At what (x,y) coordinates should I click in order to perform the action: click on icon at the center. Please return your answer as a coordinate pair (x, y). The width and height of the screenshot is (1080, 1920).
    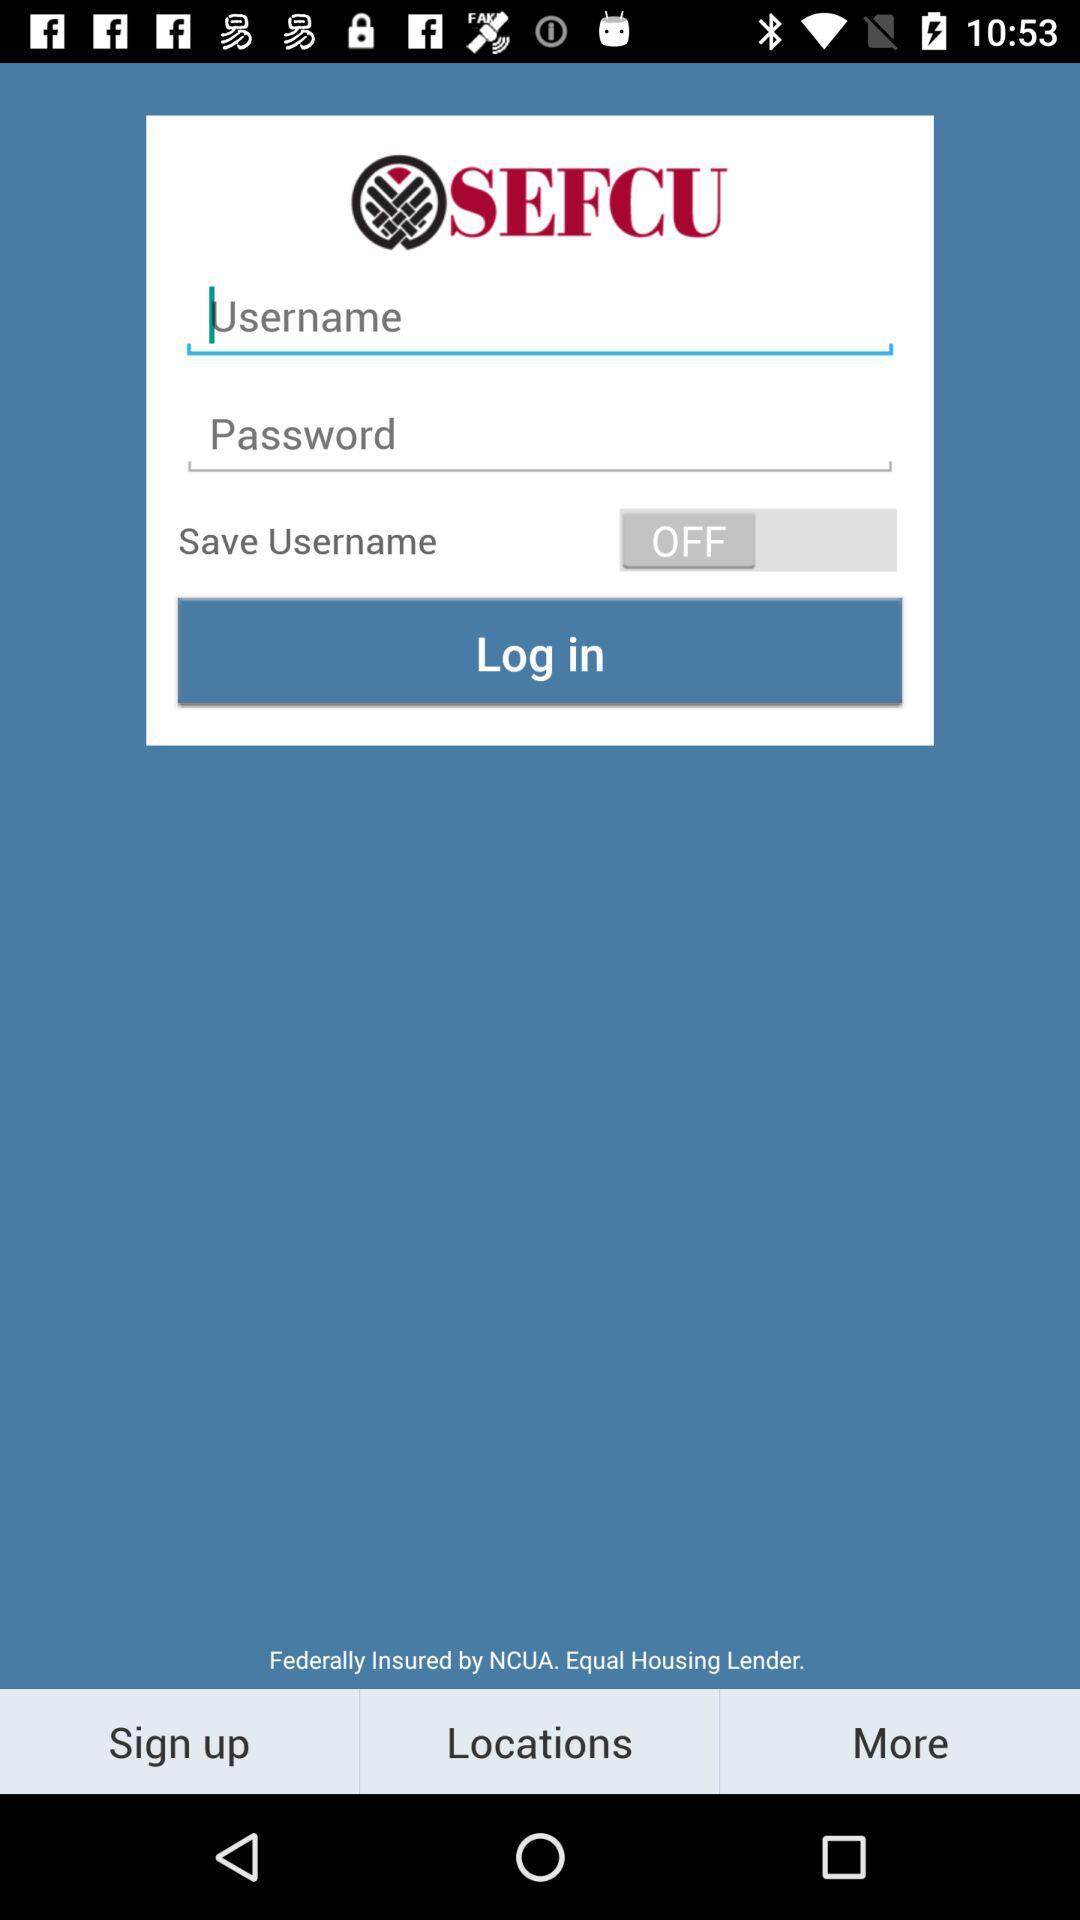
    Looking at the image, I should click on (540, 652).